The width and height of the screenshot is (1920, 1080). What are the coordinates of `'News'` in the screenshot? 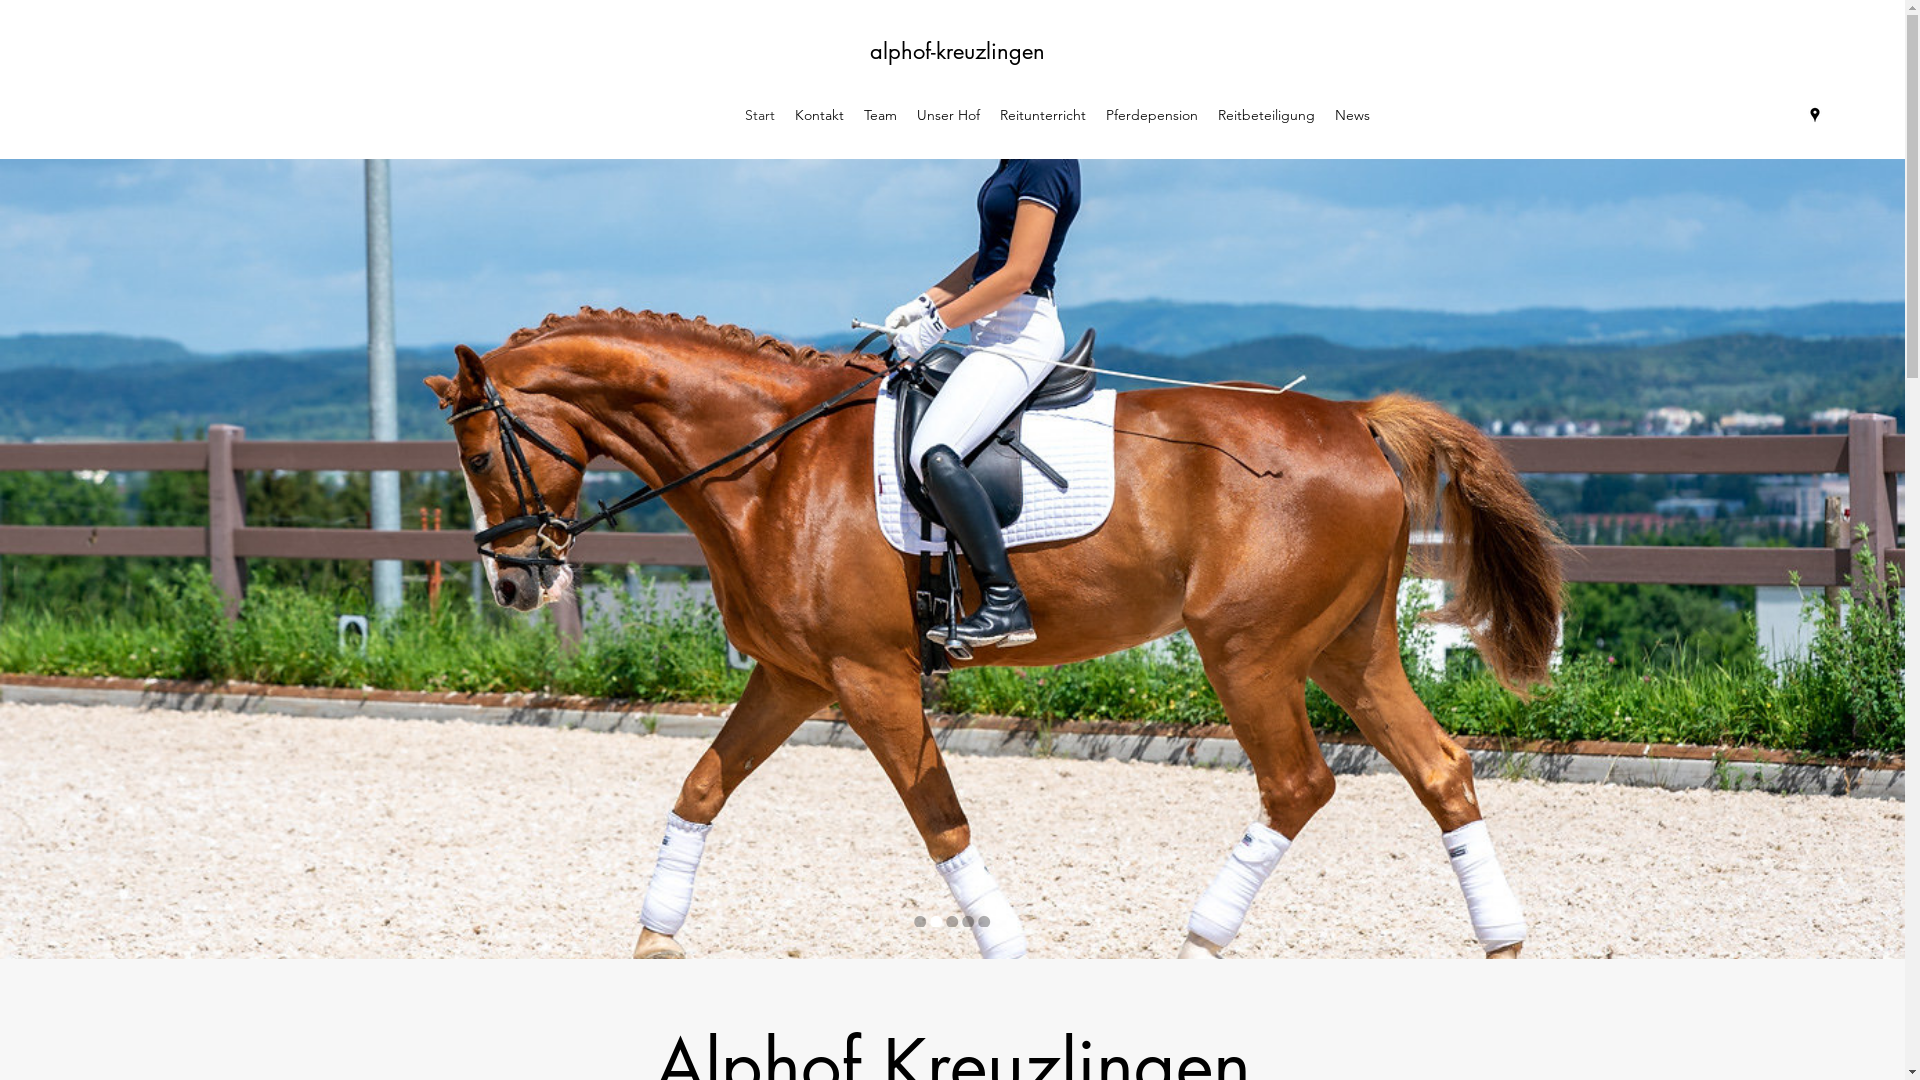 It's located at (1352, 115).